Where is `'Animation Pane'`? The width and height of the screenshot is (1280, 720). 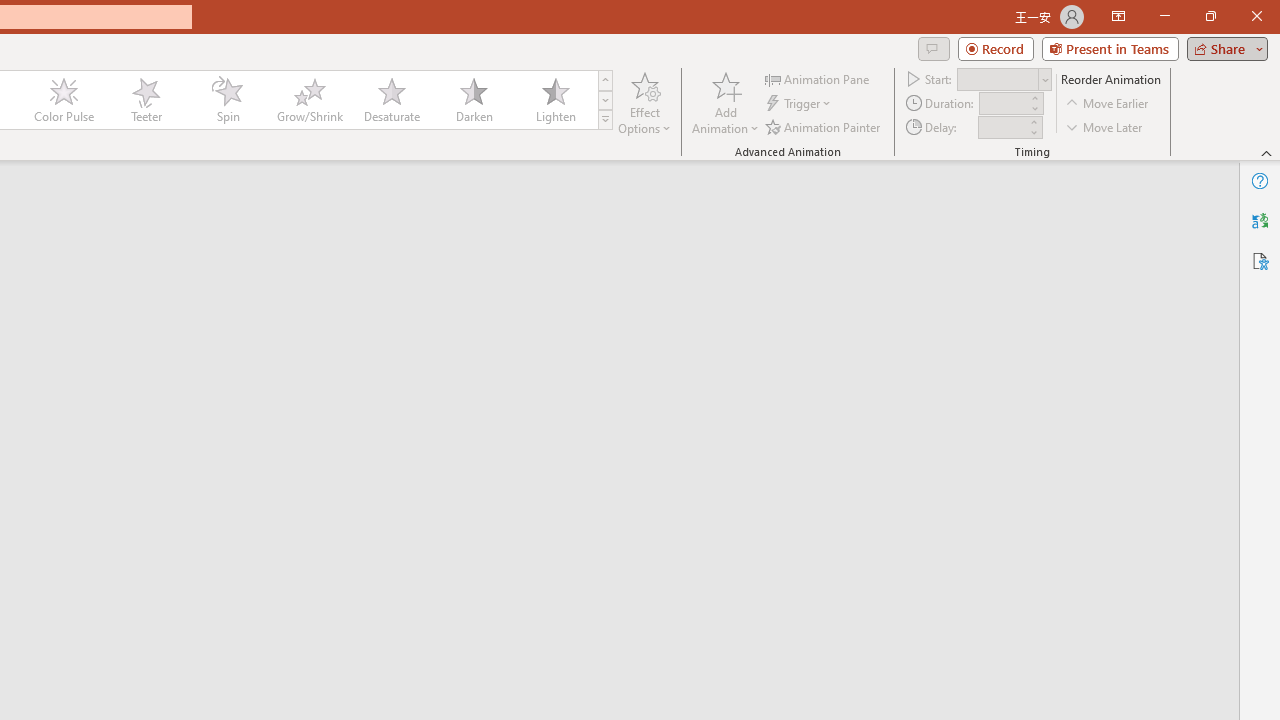
'Animation Pane' is located at coordinates (818, 78).